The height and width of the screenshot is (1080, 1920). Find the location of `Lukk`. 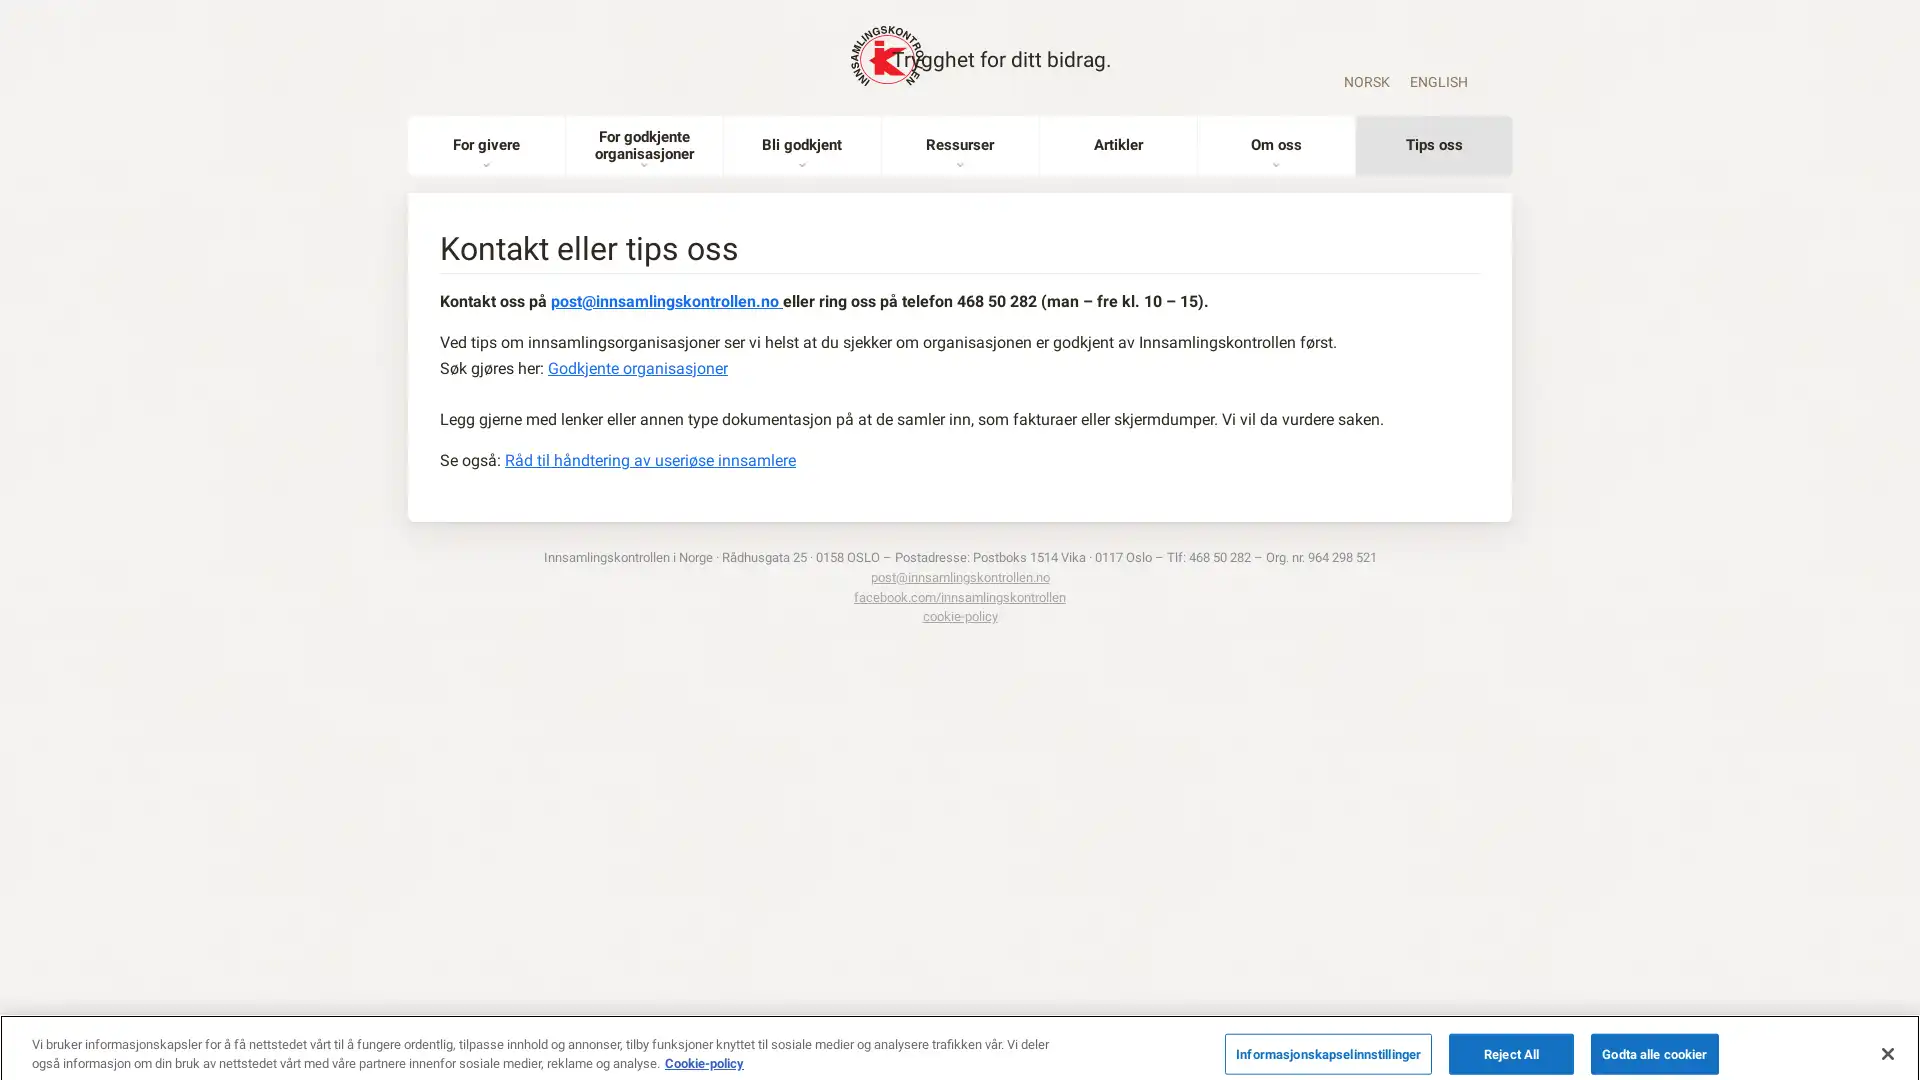

Lukk is located at coordinates (1886, 1035).